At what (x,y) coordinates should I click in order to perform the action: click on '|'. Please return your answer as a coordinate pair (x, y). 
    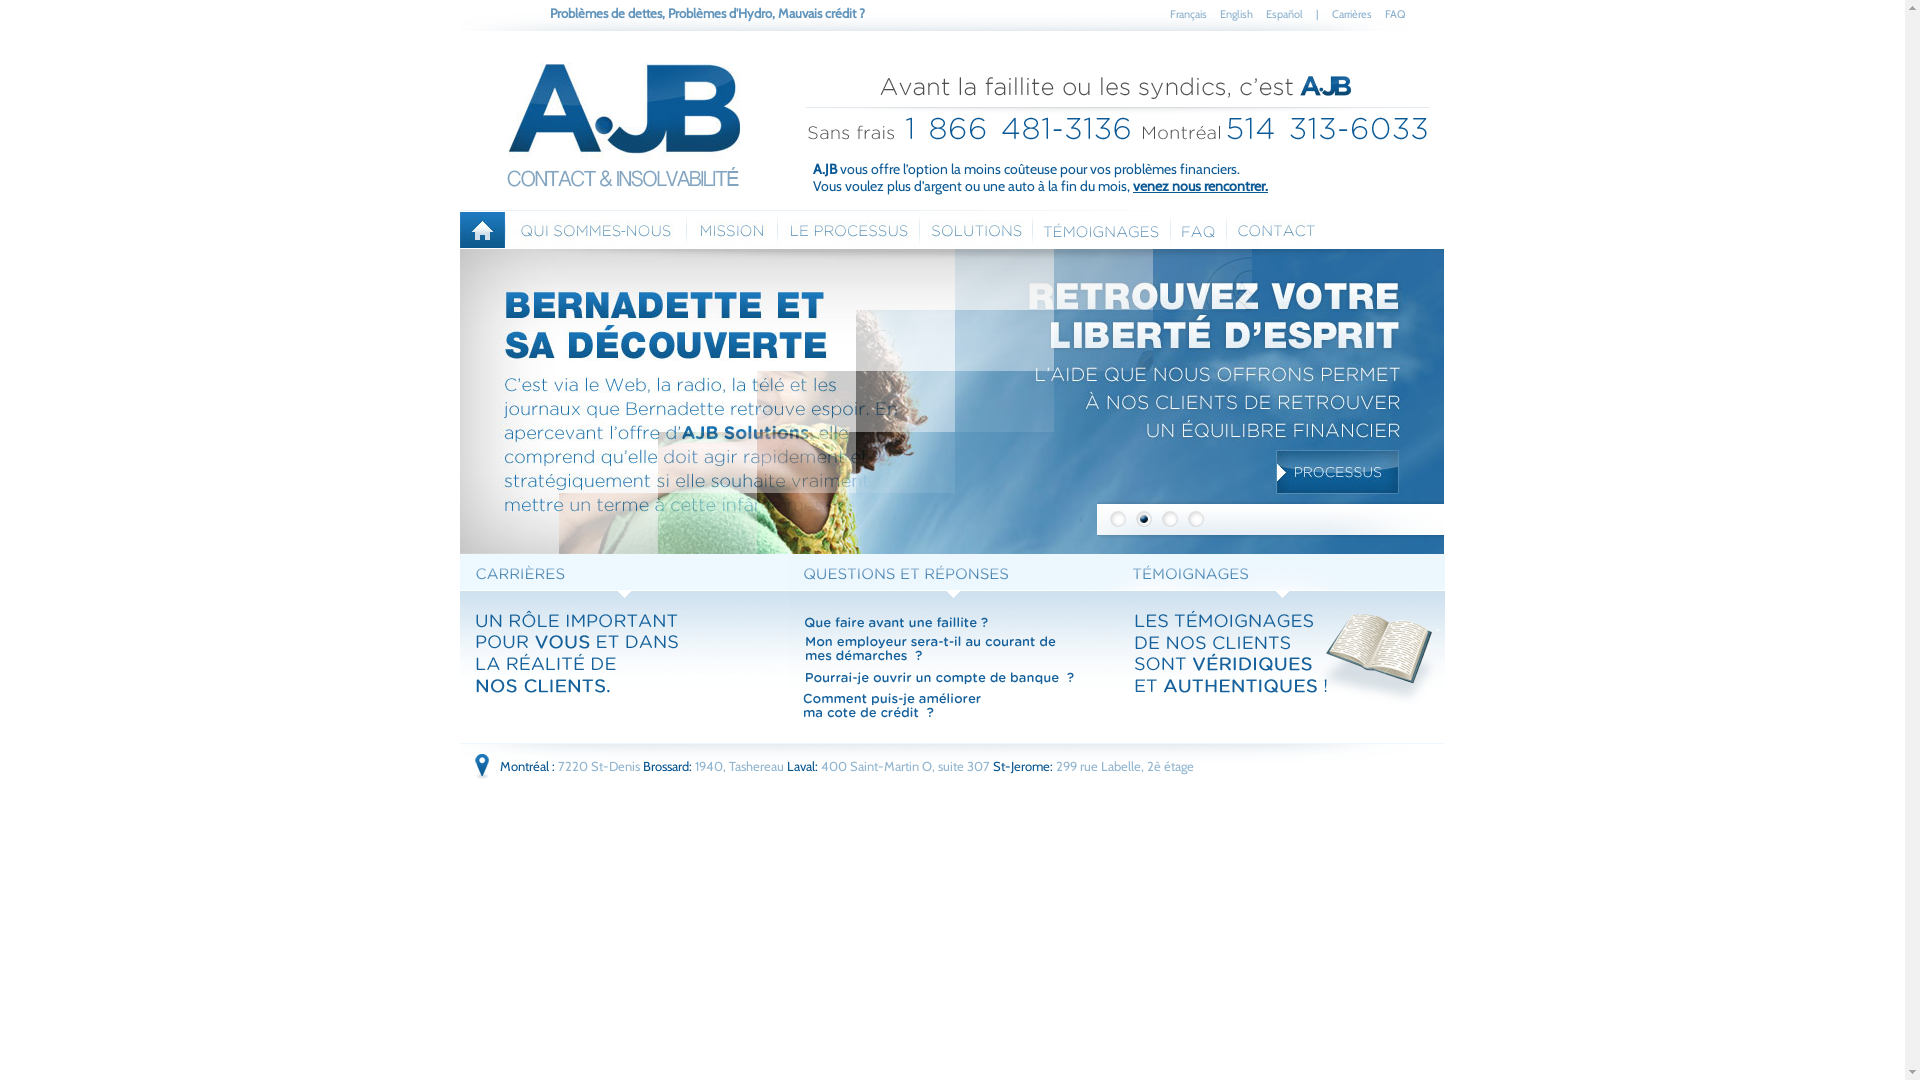
    Looking at the image, I should click on (1315, 14).